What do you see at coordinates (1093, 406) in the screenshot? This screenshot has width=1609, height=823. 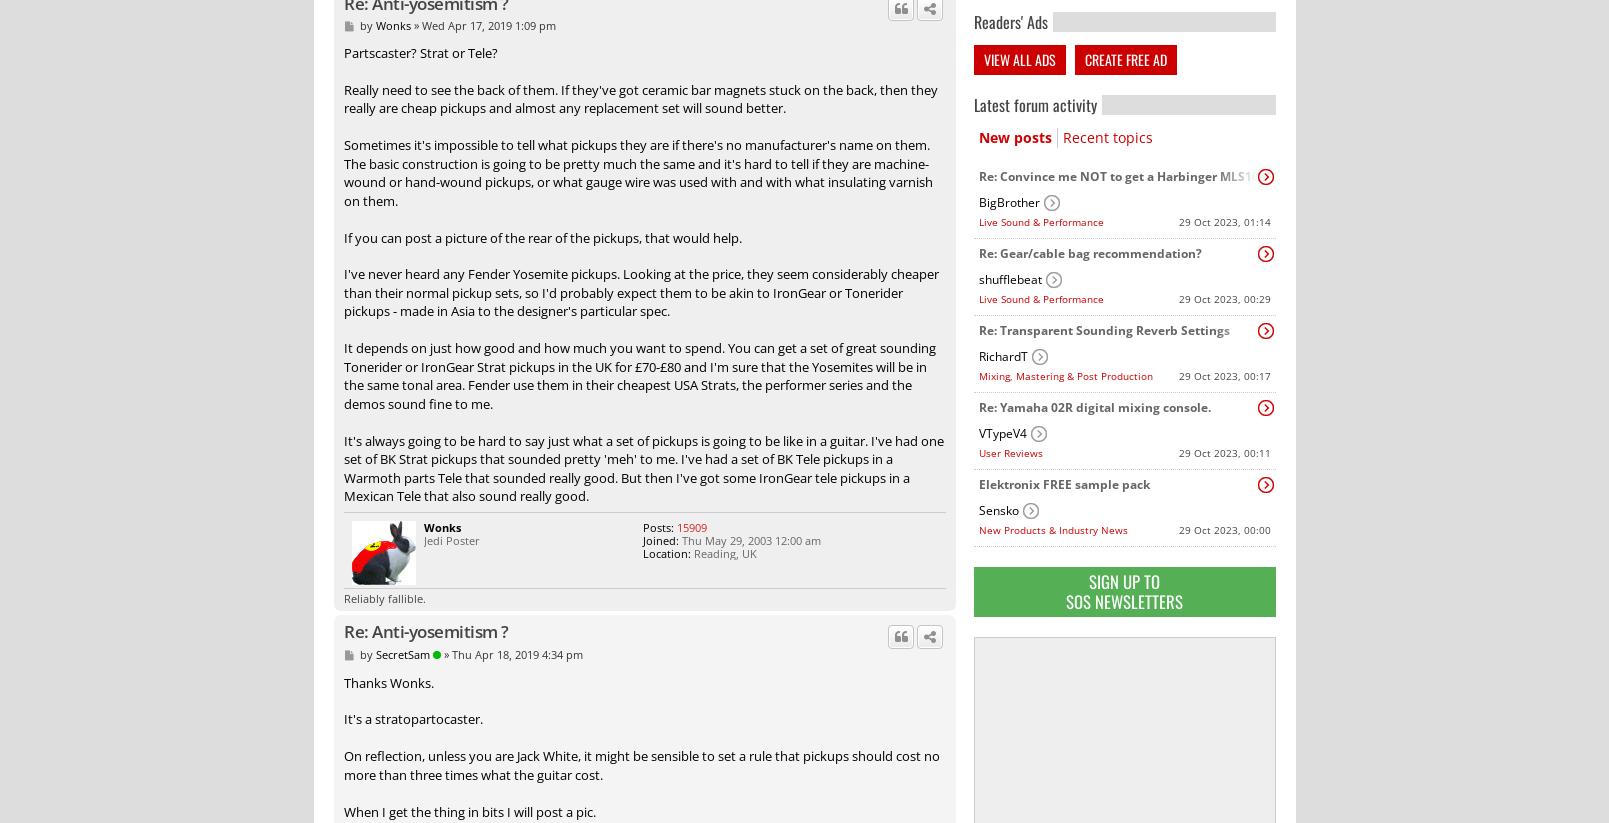 I see `'Re: Yamaha 02R digital mixing console.'` at bounding box center [1093, 406].